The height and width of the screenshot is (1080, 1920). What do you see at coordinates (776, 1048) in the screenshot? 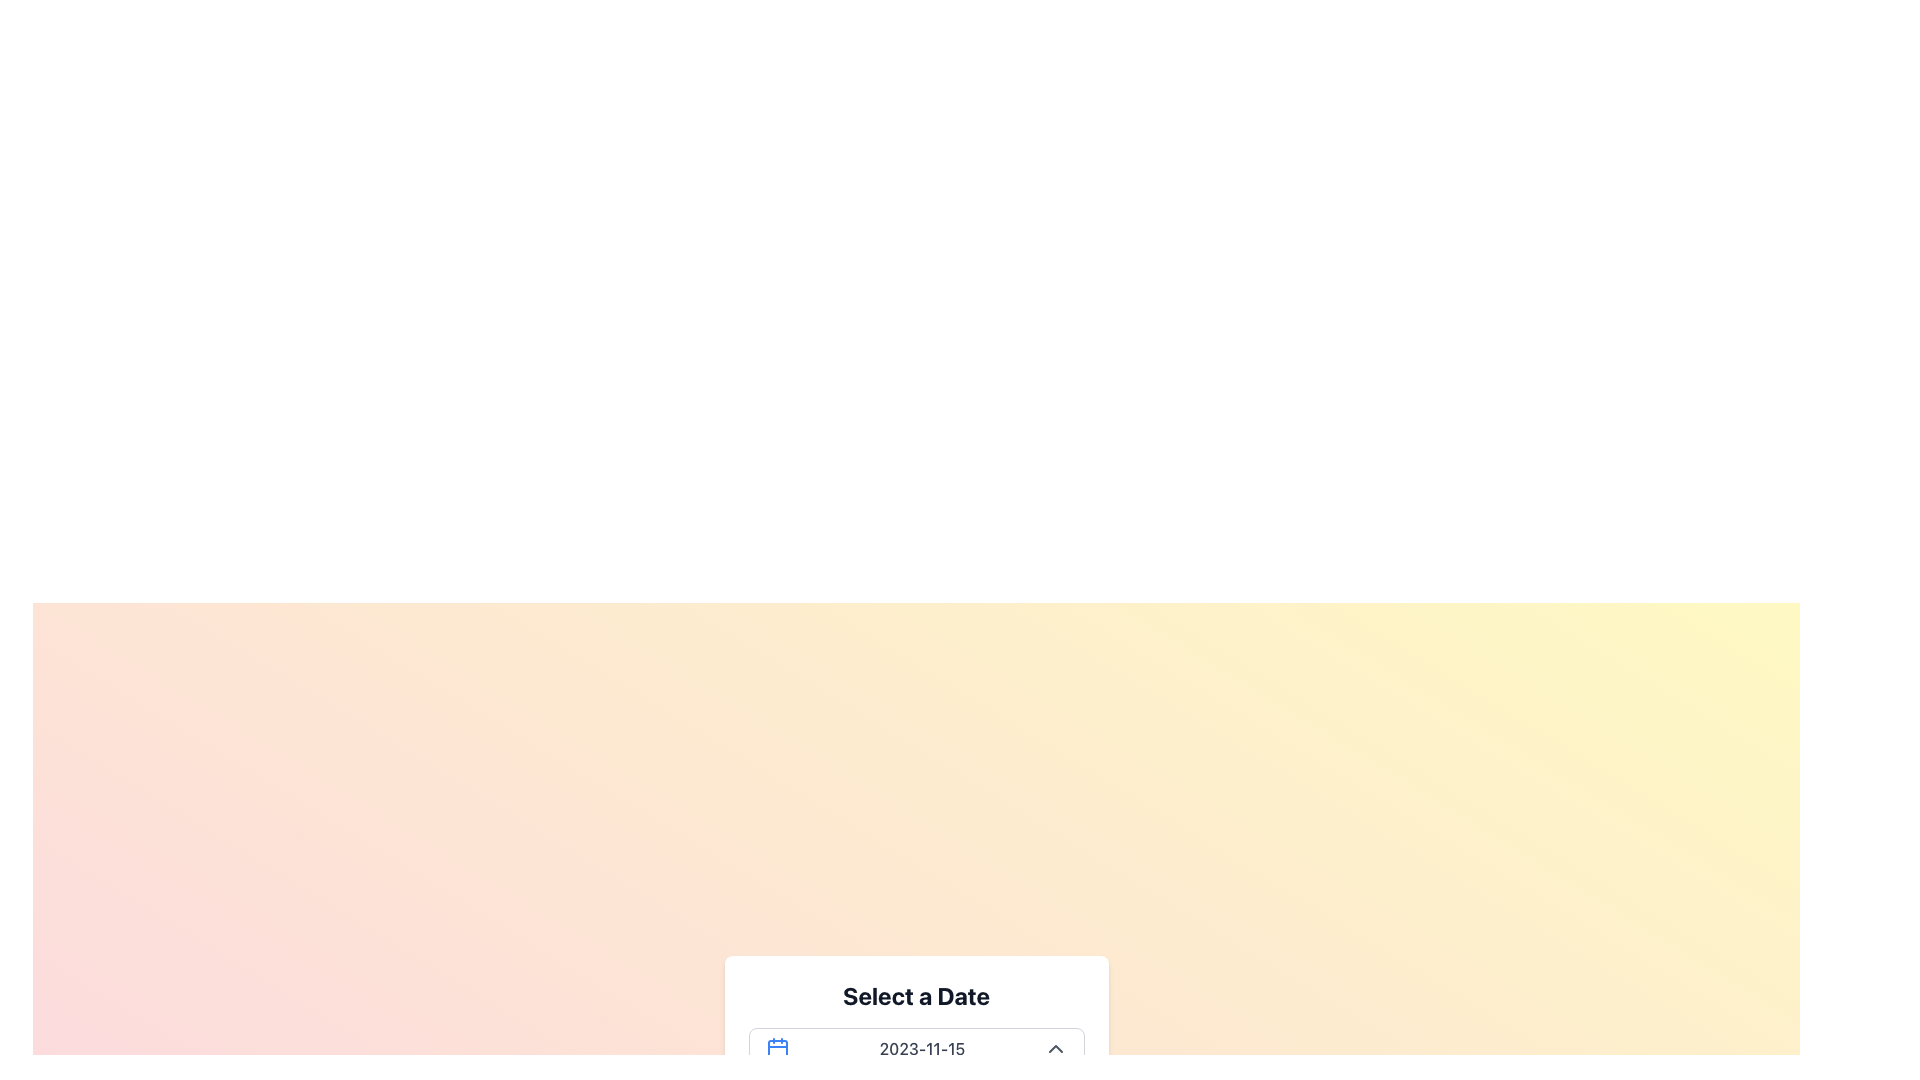
I see `the blue calendar icon located to the left of the text '2023-11-15'` at bounding box center [776, 1048].